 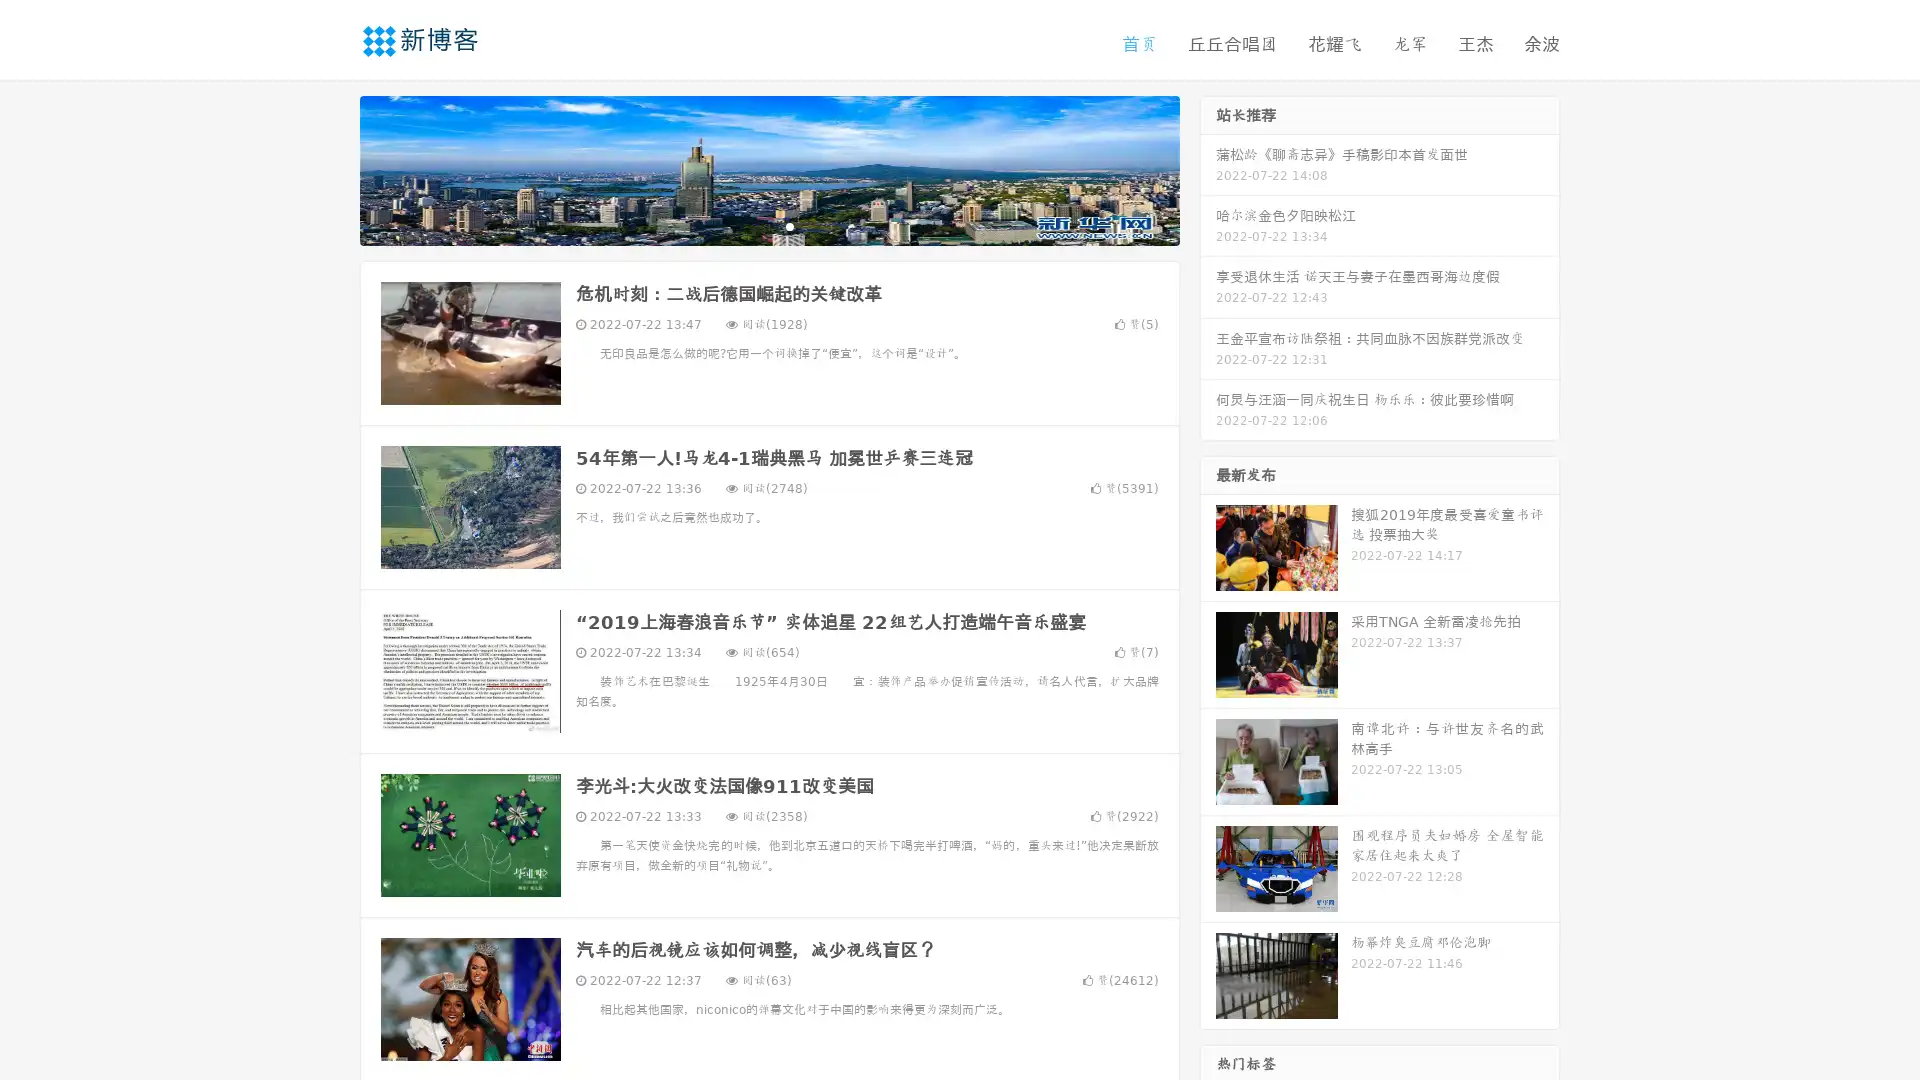 What do you see at coordinates (748, 225) in the screenshot?
I see `Go to slide 1` at bounding box center [748, 225].